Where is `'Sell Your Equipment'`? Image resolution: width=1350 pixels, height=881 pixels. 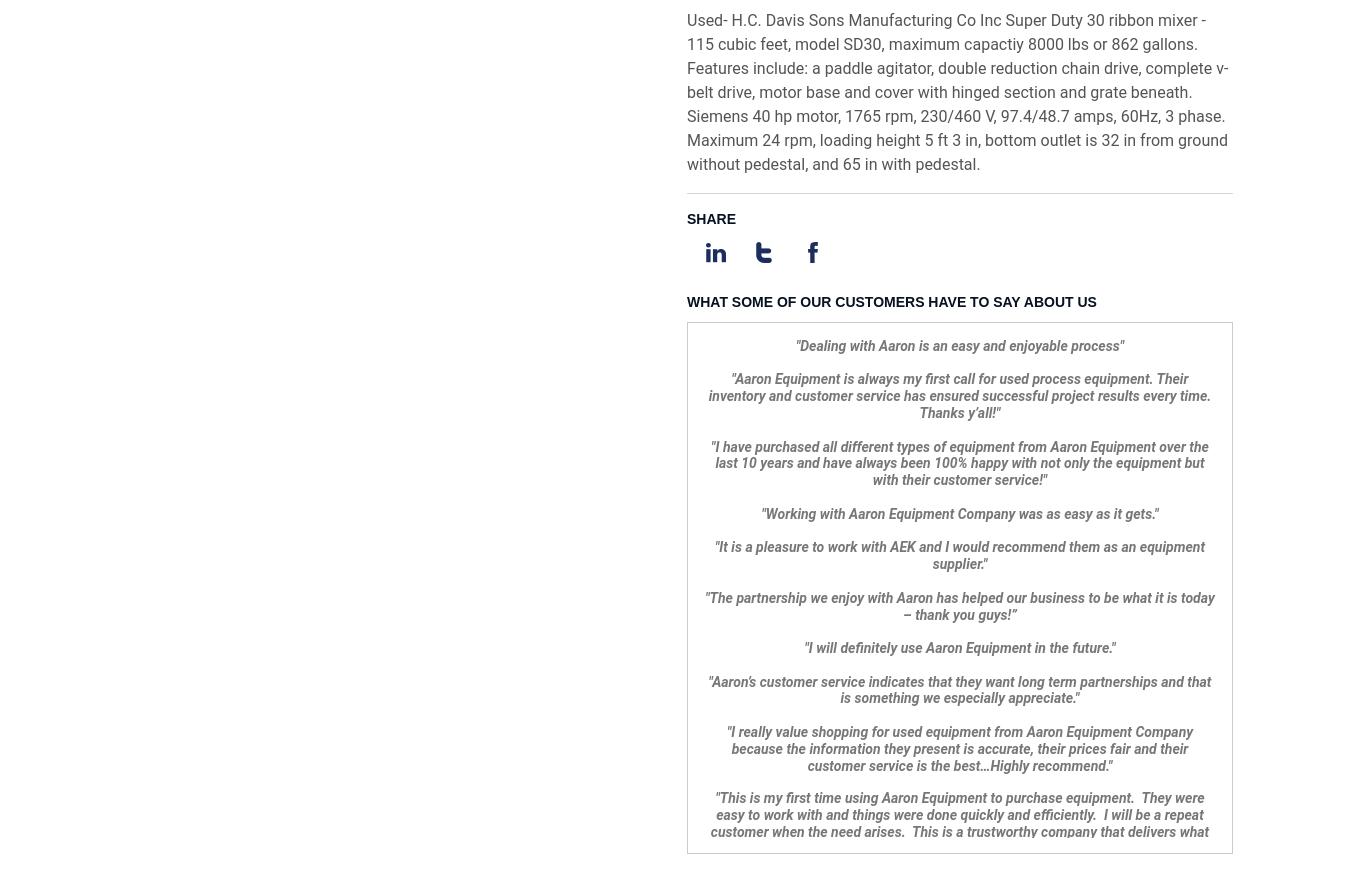 'Sell Your Equipment' is located at coordinates (397, 783).